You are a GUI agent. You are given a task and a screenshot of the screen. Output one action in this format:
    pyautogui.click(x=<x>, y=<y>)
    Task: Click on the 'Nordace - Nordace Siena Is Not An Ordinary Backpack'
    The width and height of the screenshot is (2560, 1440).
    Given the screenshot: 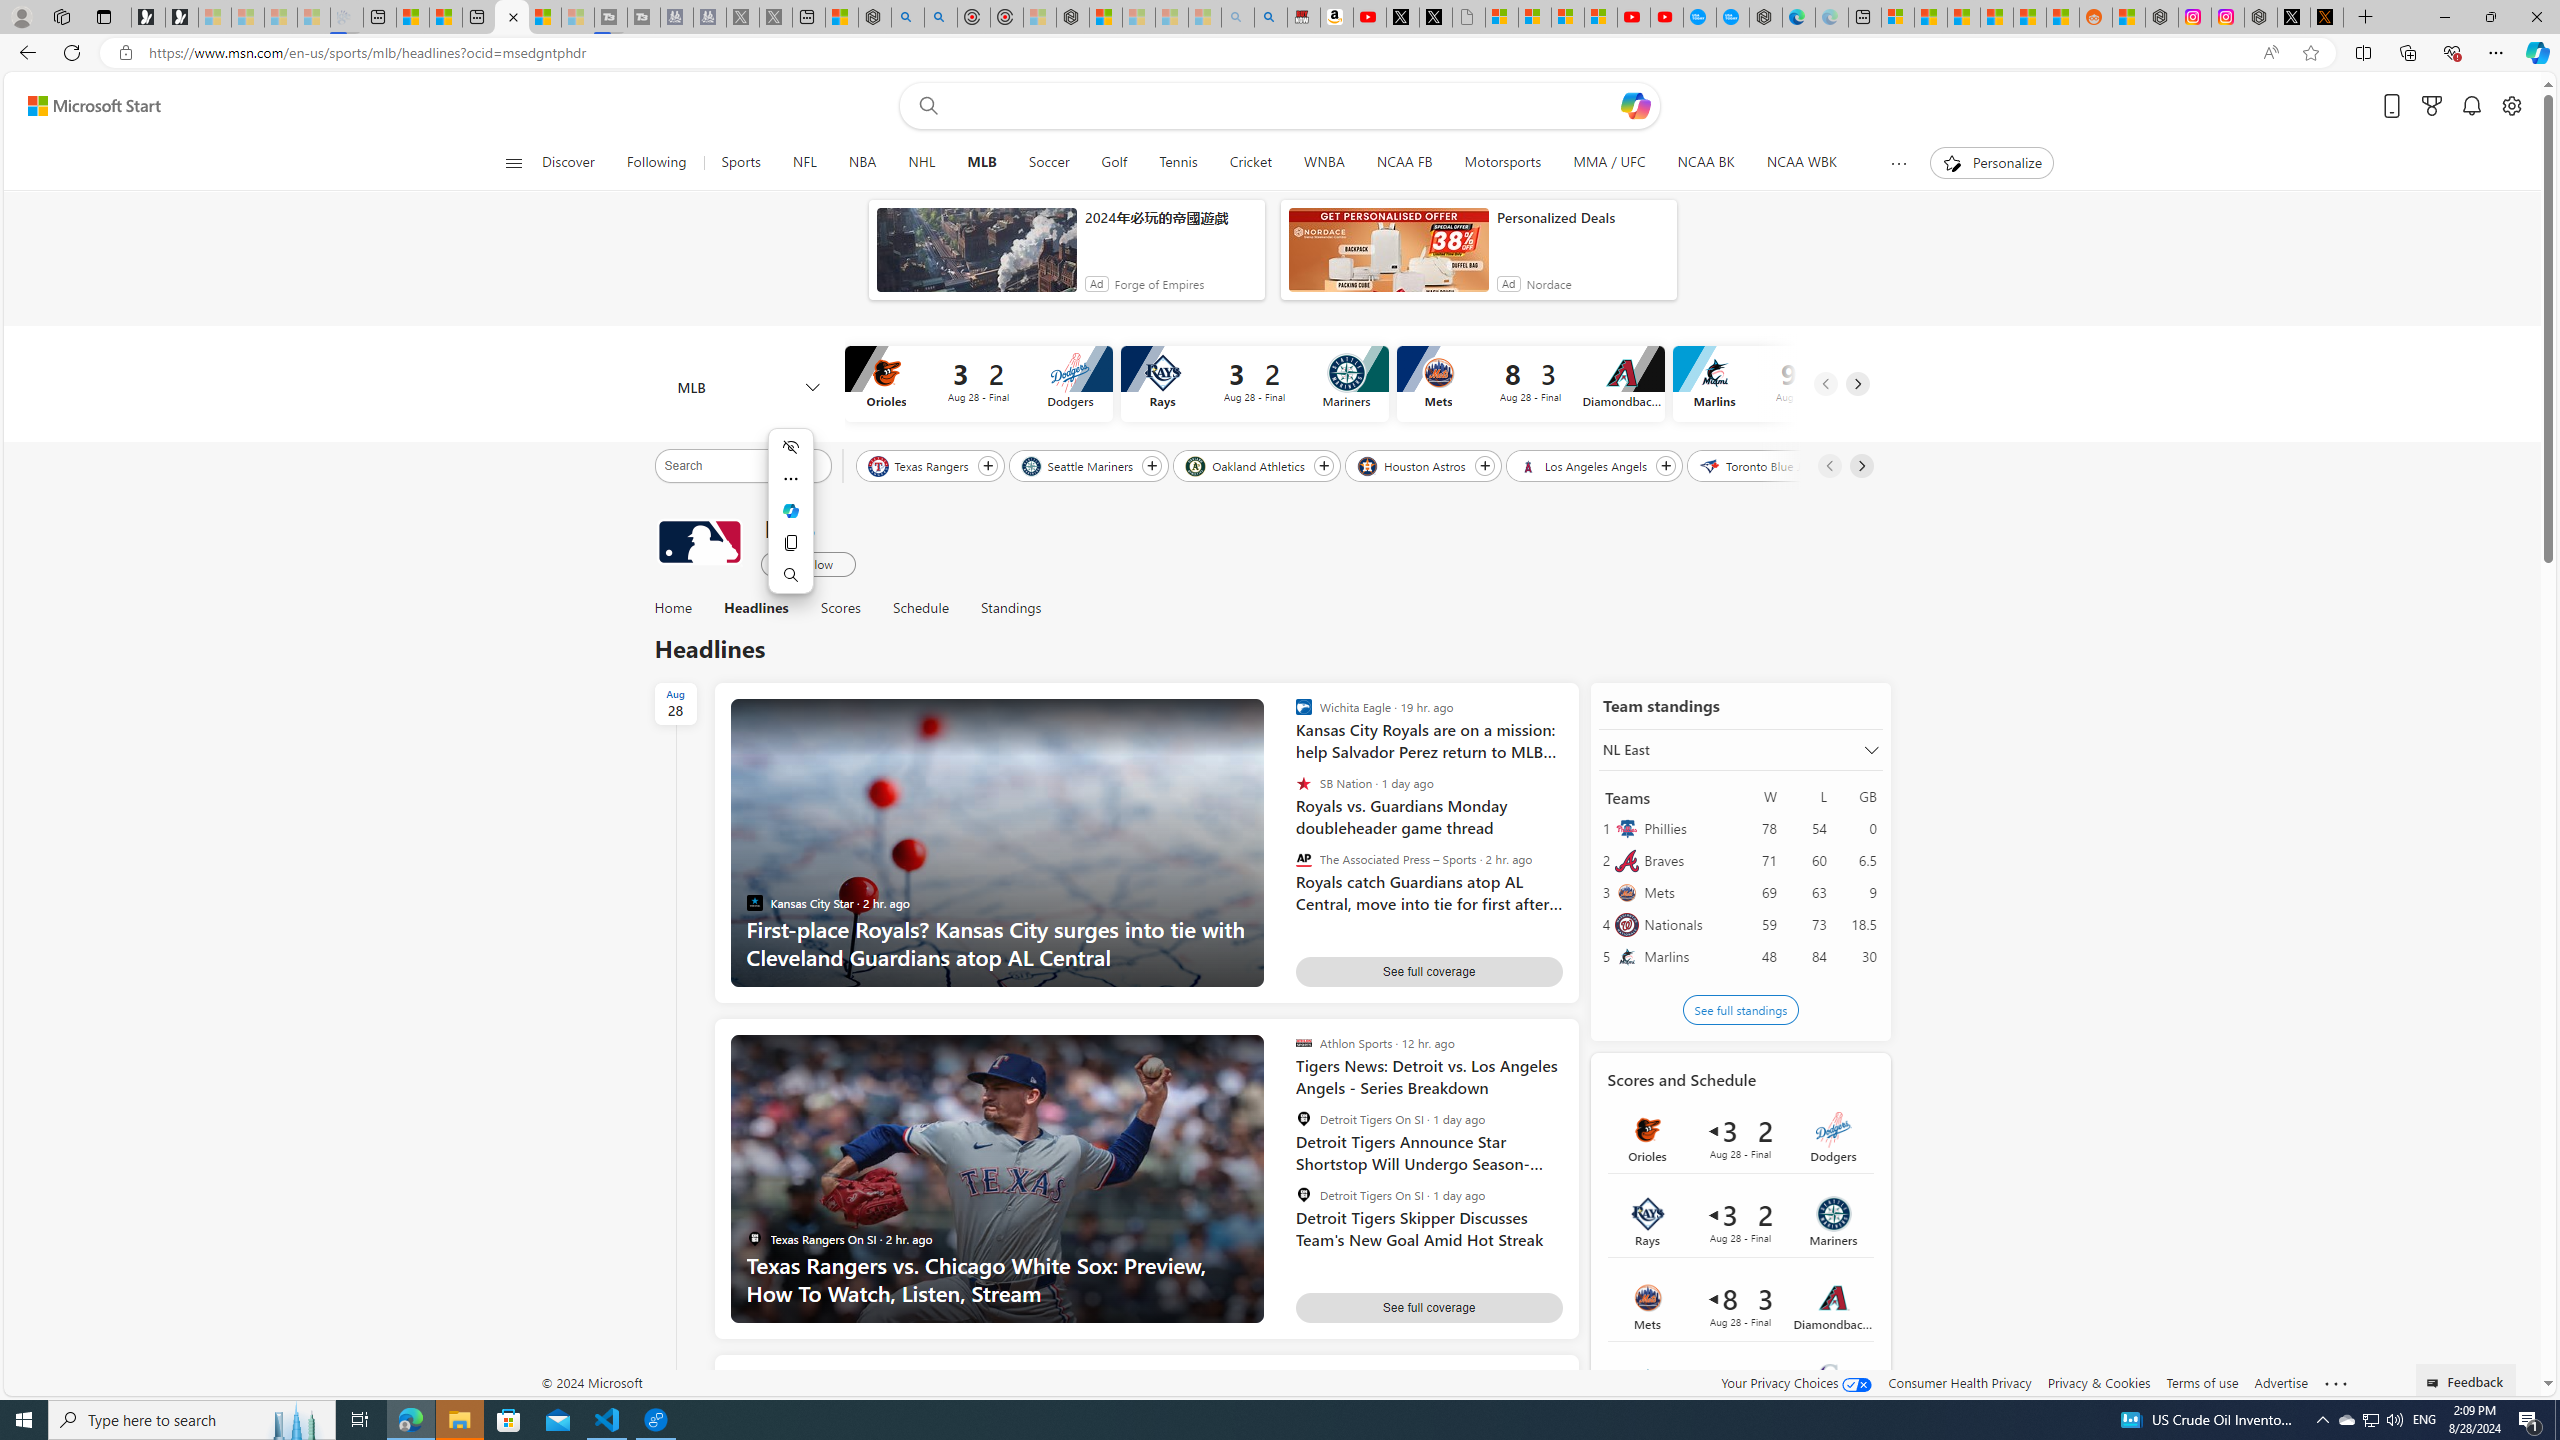 What is the action you would take?
    pyautogui.click(x=1072, y=16)
    